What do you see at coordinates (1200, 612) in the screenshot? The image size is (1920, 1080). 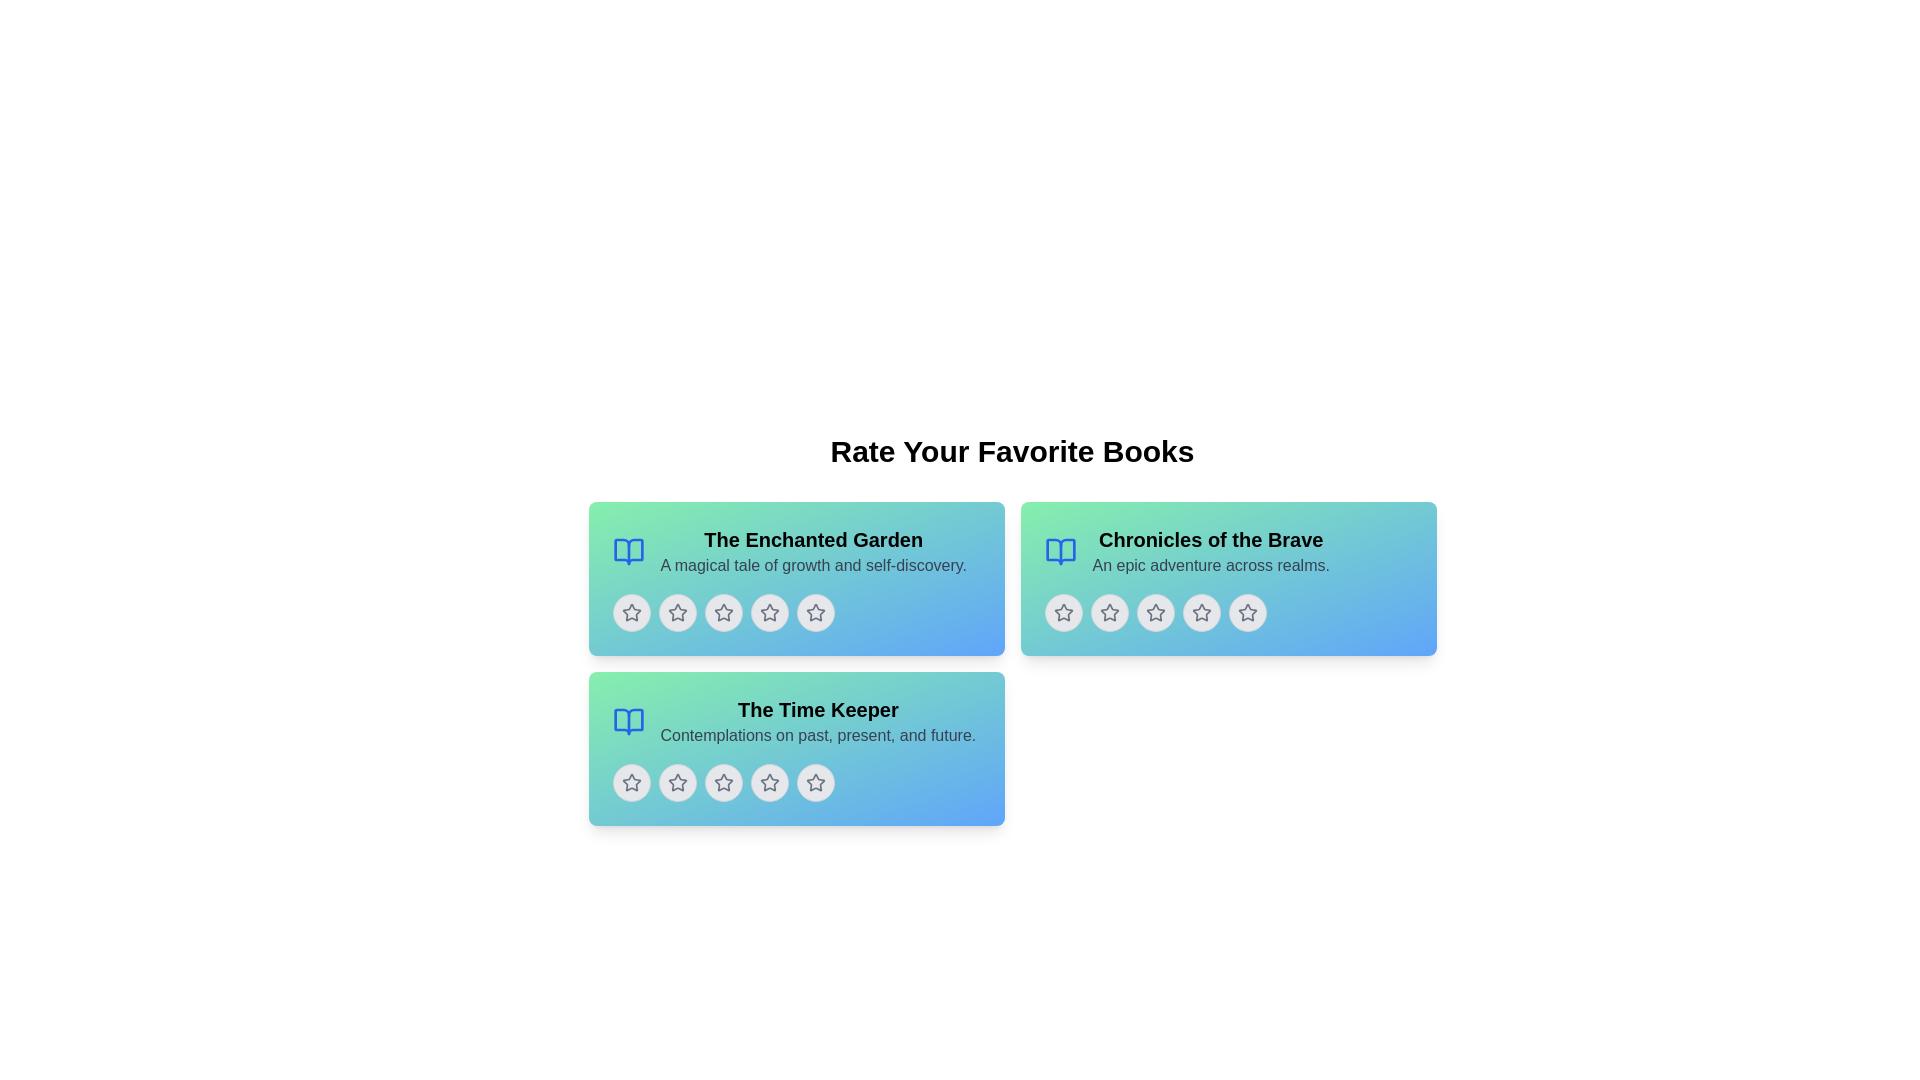 I see `the third star icon in the rating row of the 'Chronicles of the Brave' card interface to rate it` at bounding box center [1200, 612].